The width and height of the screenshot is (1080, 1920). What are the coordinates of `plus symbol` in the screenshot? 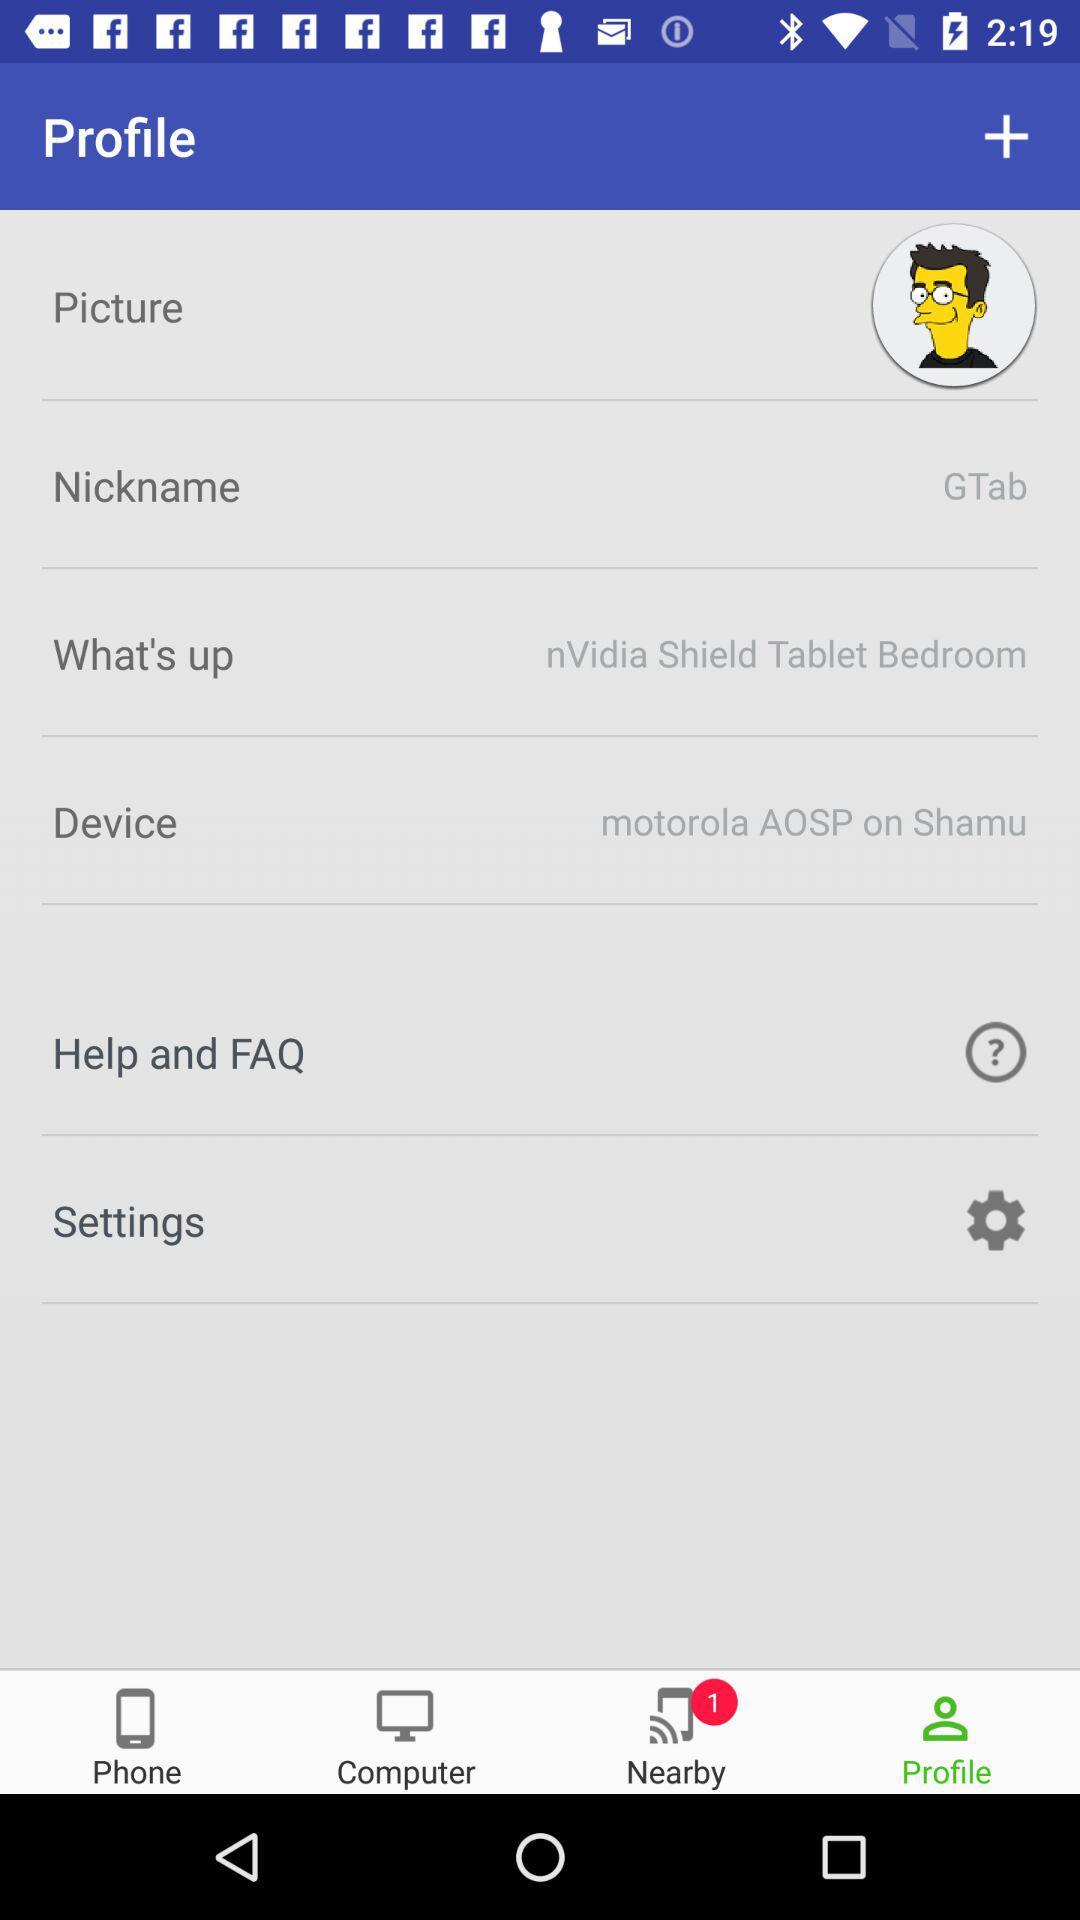 It's located at (1006, 135).